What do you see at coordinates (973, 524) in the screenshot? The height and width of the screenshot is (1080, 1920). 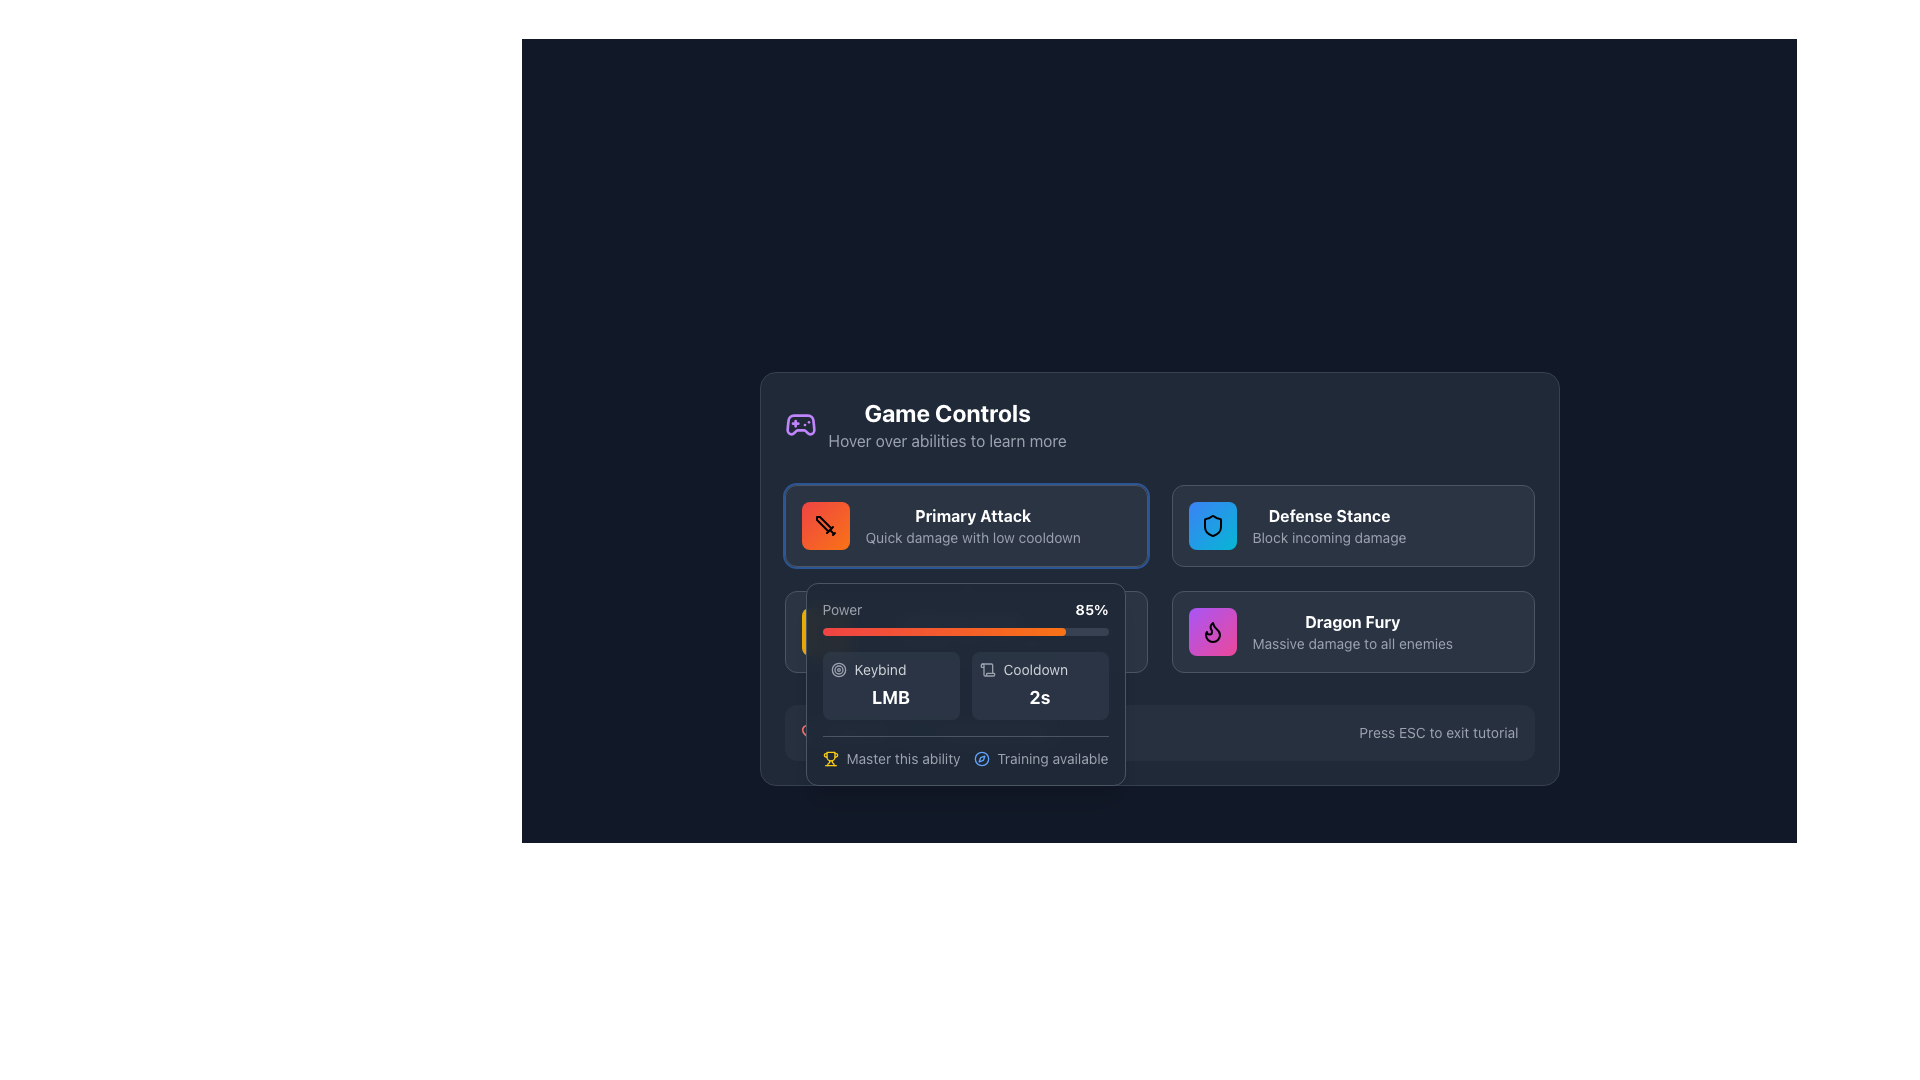 I see `the 'Primary Attack' text block, which is a bold, white-colored text embedded in the first card of the 'Game Controls' section, to get more information` at bounding box center [973, 524].